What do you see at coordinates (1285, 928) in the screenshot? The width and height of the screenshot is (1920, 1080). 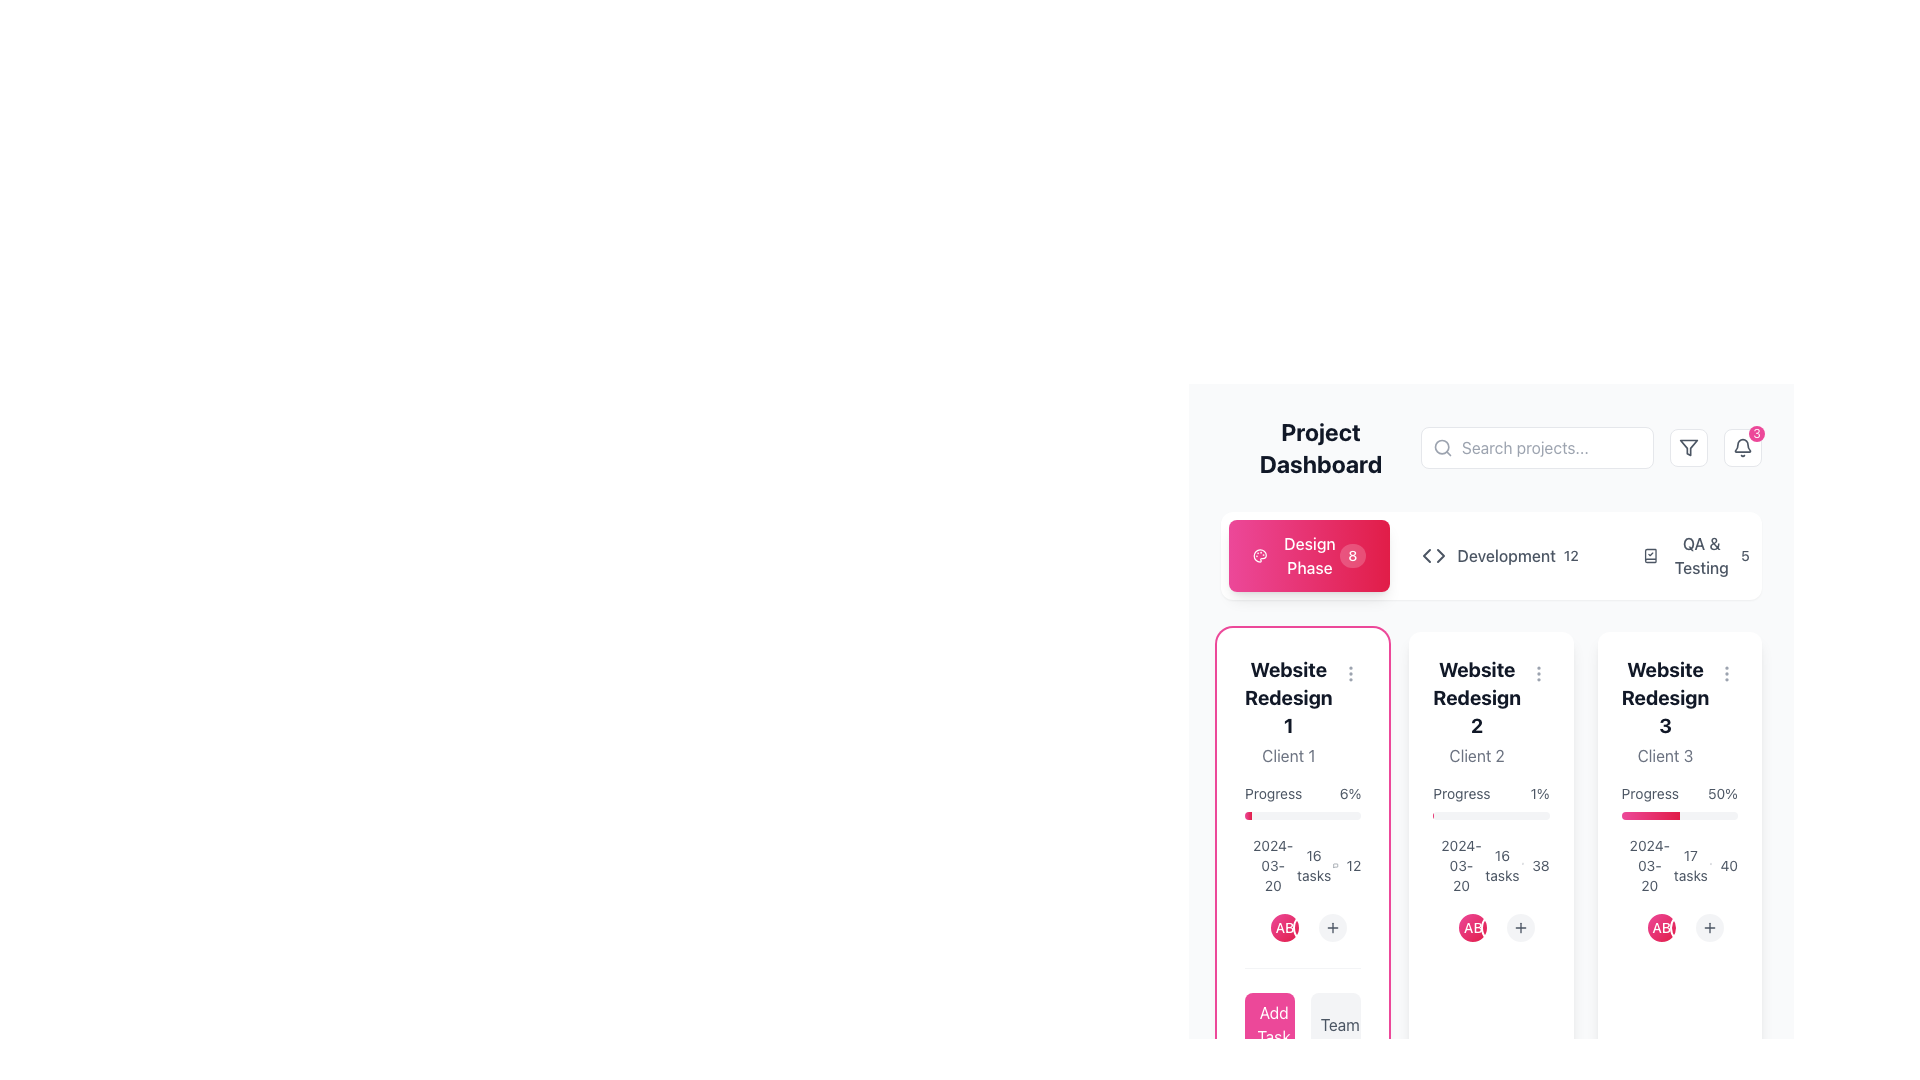 I see `the circular avatar icon with a gradient background and 'AB' text, which is the second icon in a horizontal arrangement below the 'Website Redesign 3' card` at bounding box center [1285, 928].